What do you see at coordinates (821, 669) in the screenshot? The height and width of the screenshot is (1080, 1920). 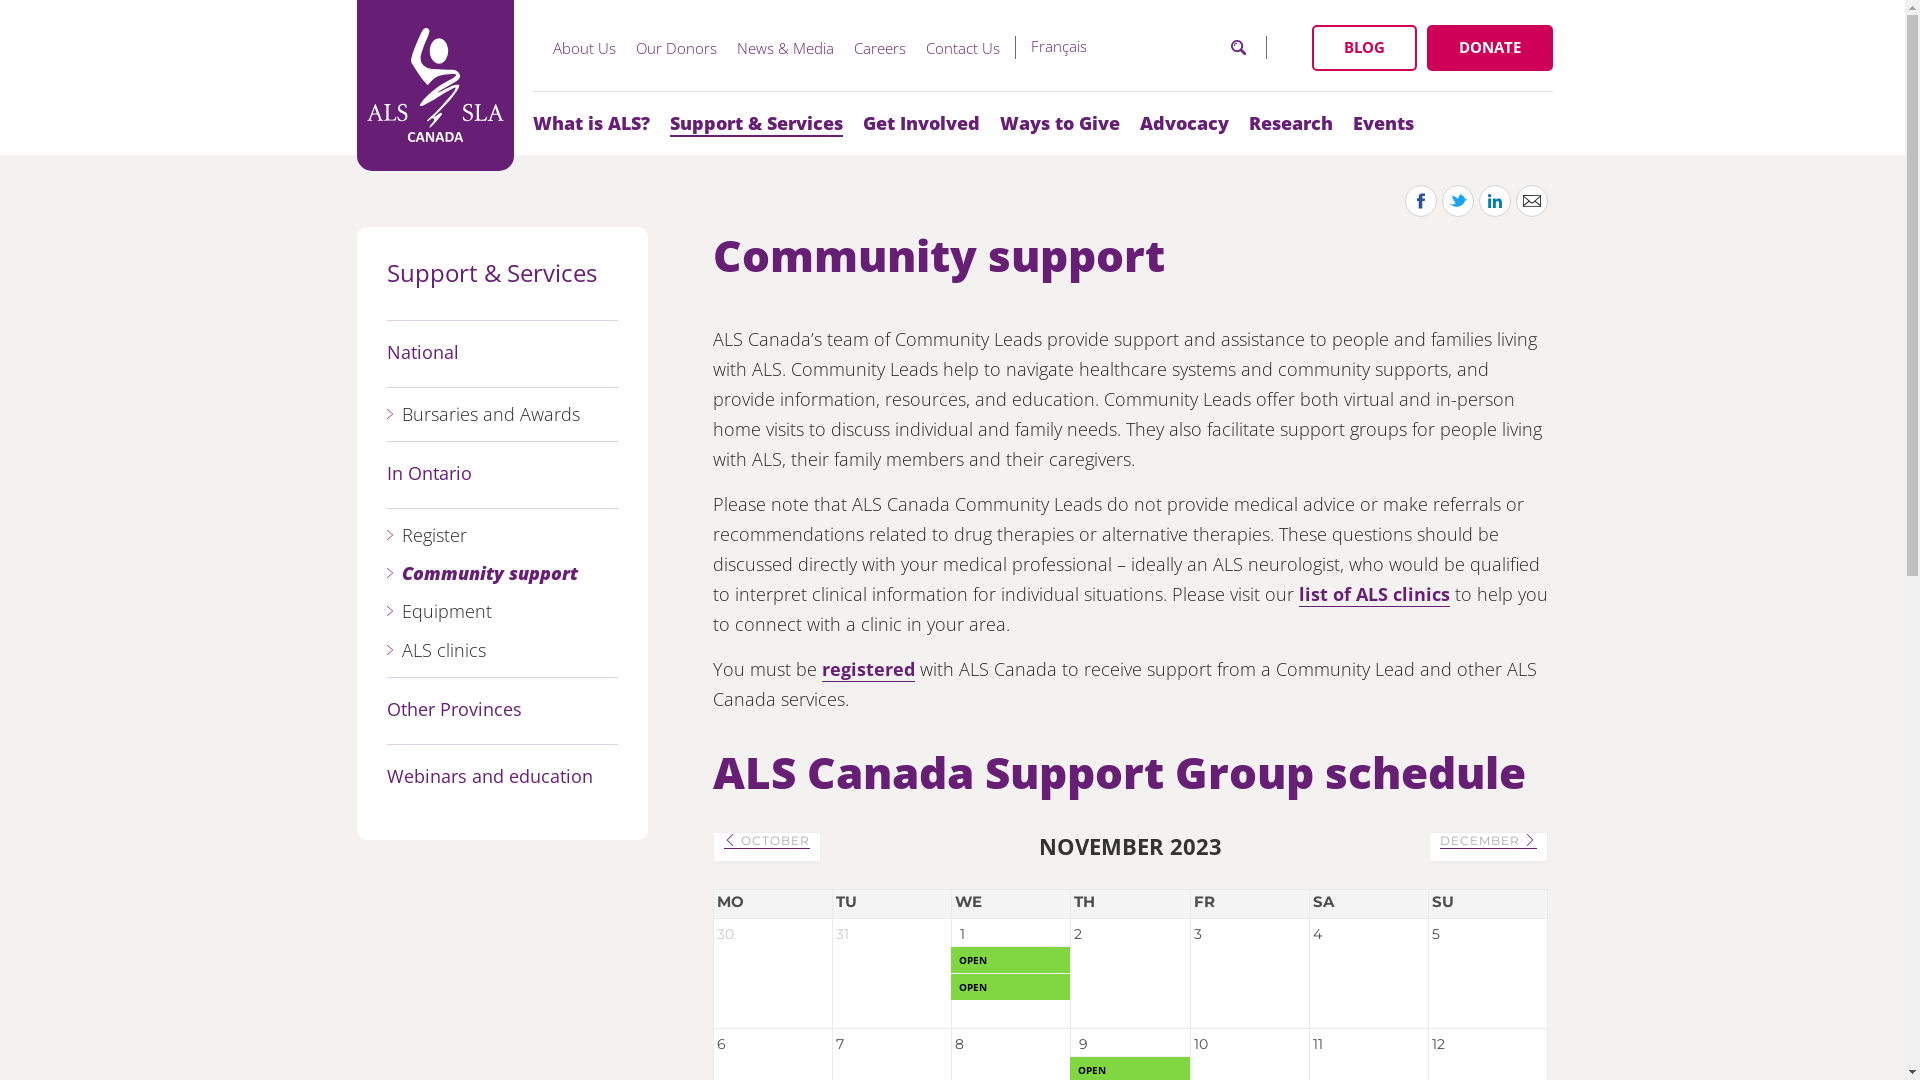 I see `'registered'` at bounding box center [821, 669].